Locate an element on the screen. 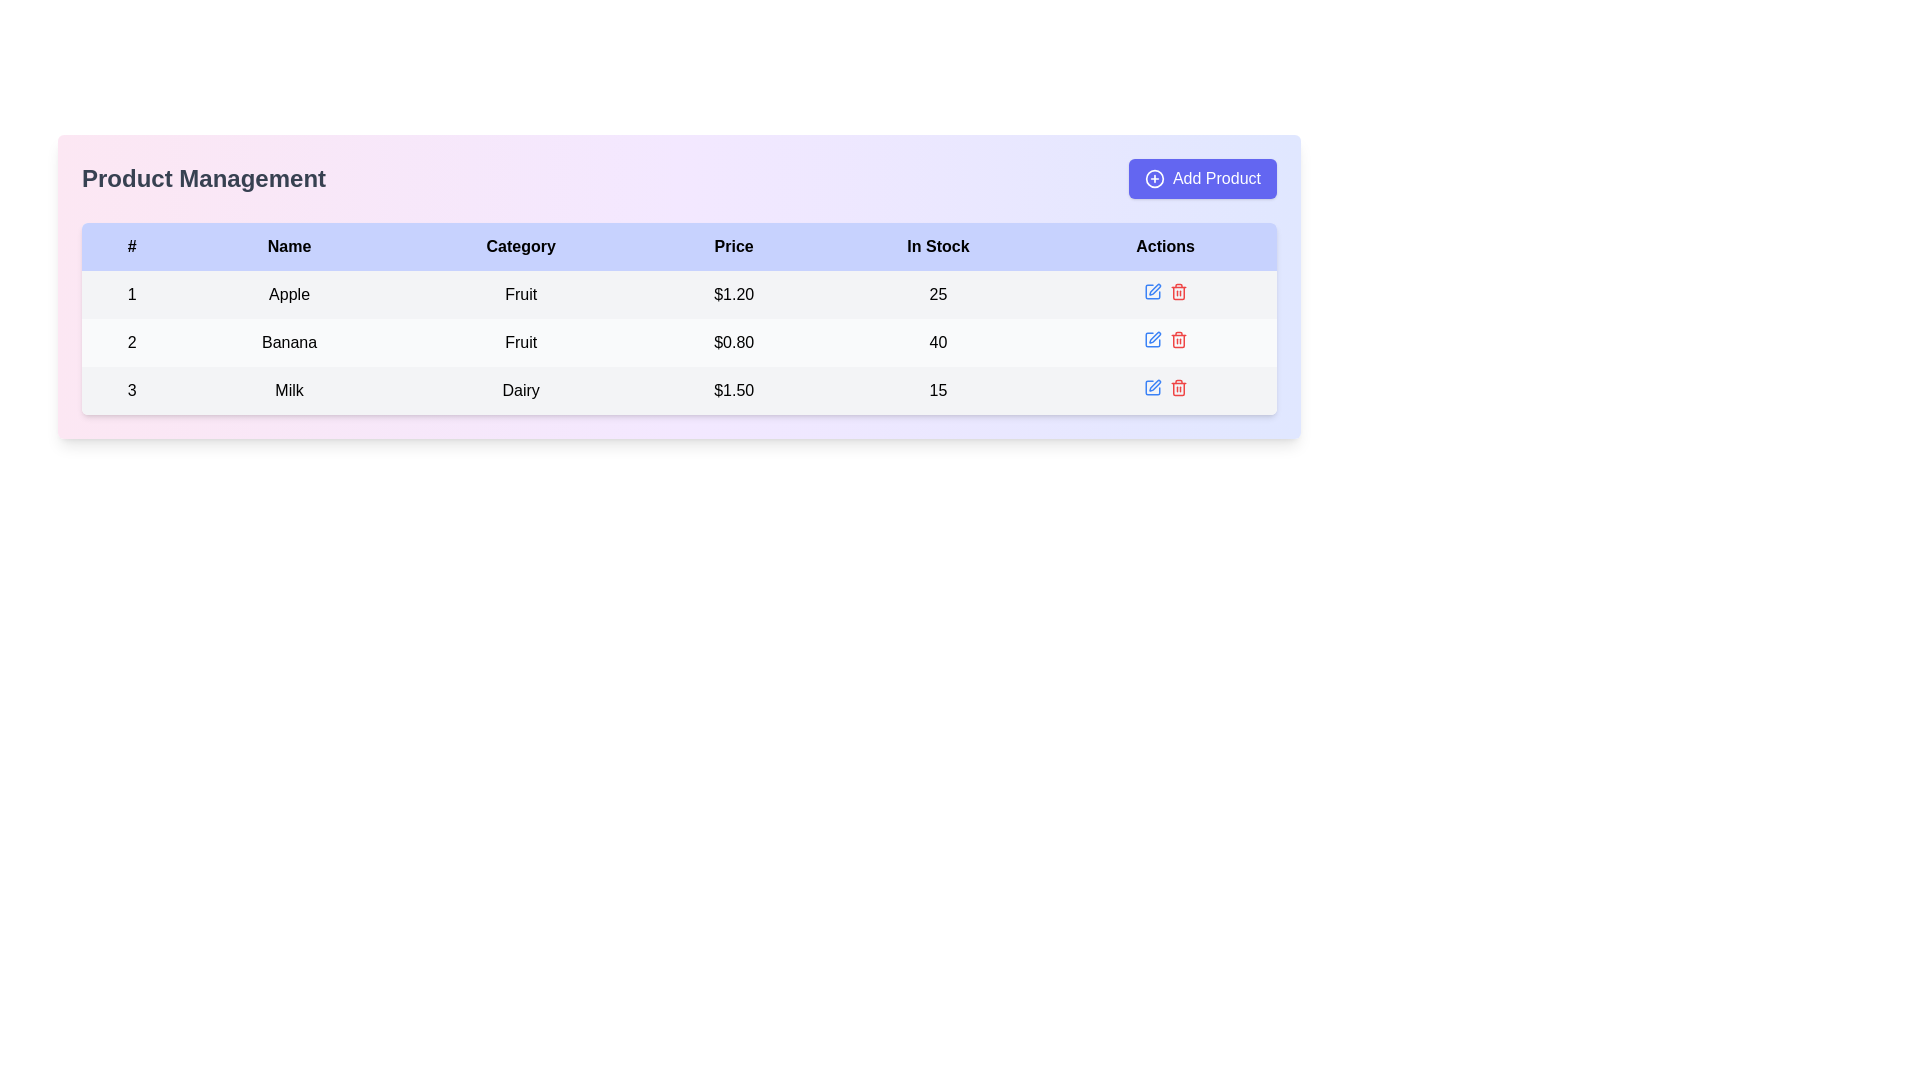  the 'Category' label in the header row of the table, which is the third column header displaying the word 'Category' in black text on a light blue background is located at coordinates (521, 245).